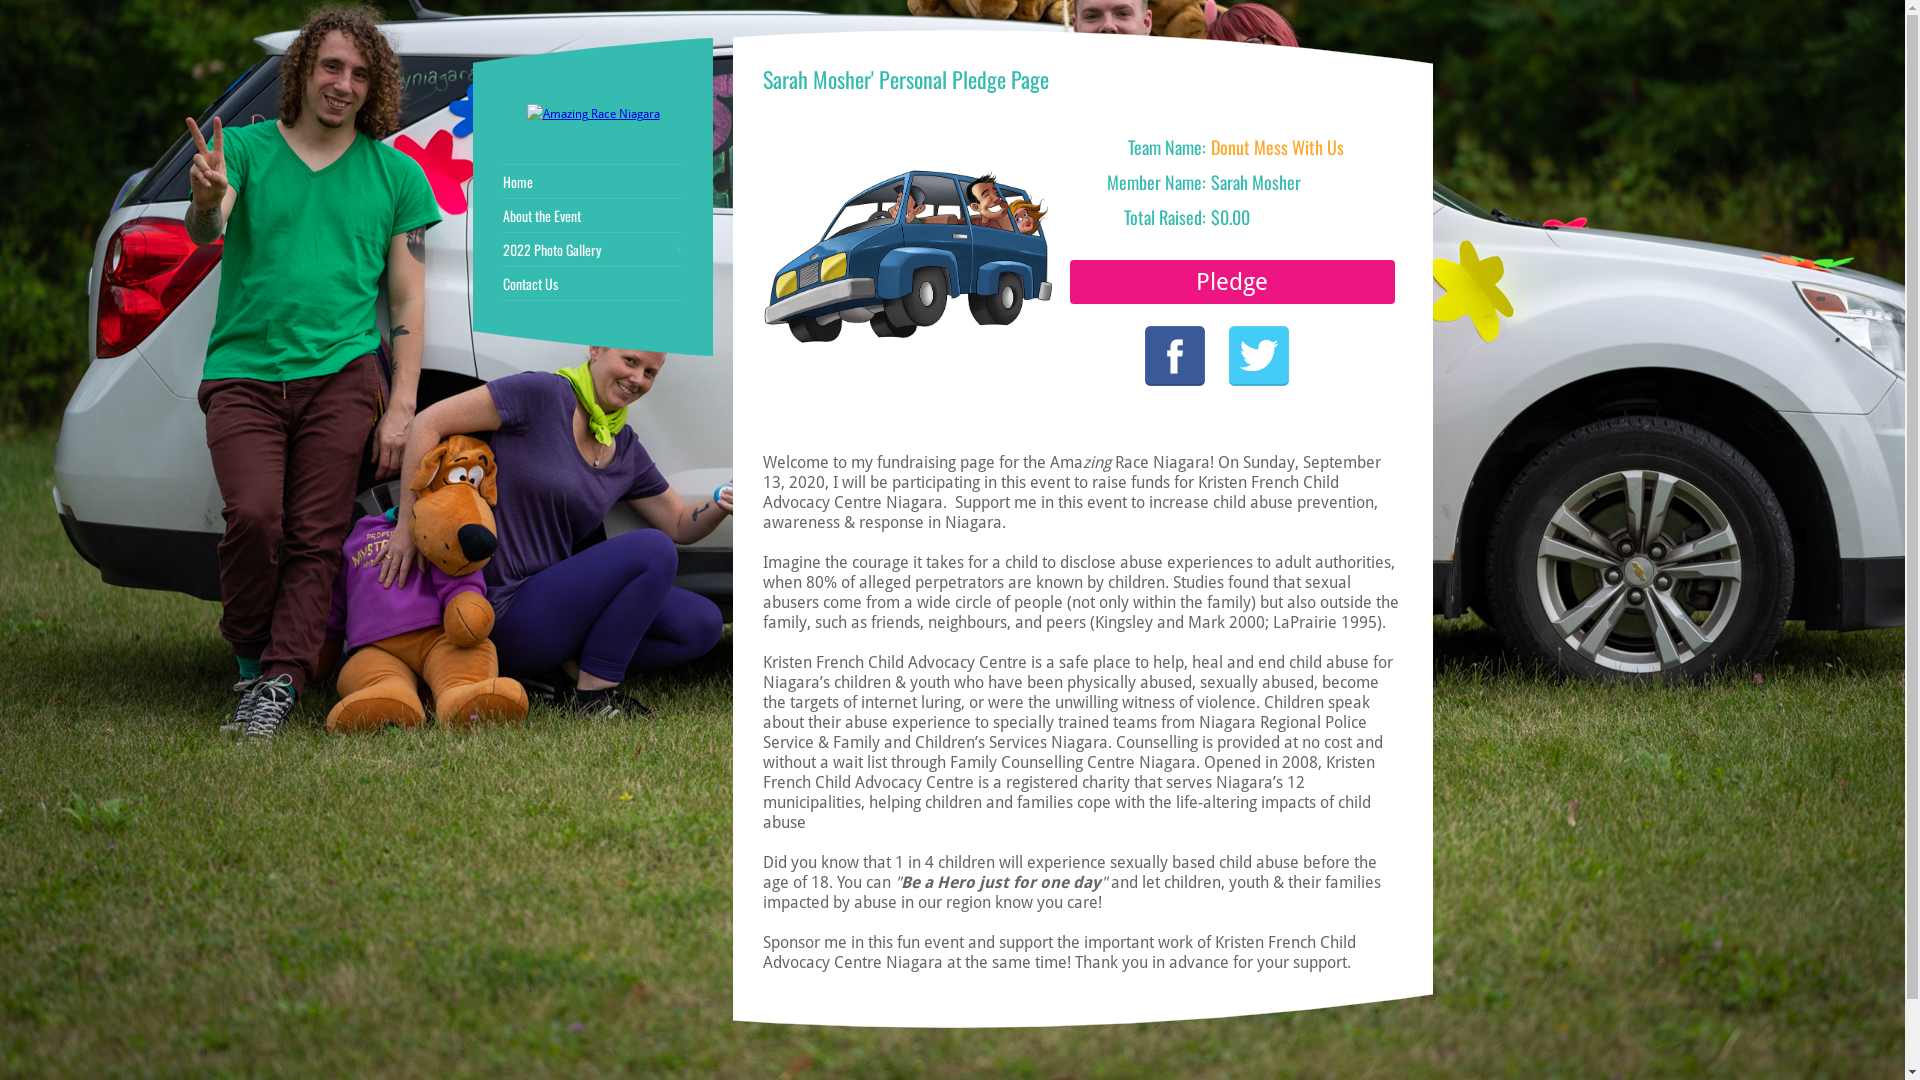 The height and width of the screenshot is (1080, 1920). What do you see at coordinates (1231, 281) in the screenshot?
I see `'Pledge'` at bounding box center [1231, 281].